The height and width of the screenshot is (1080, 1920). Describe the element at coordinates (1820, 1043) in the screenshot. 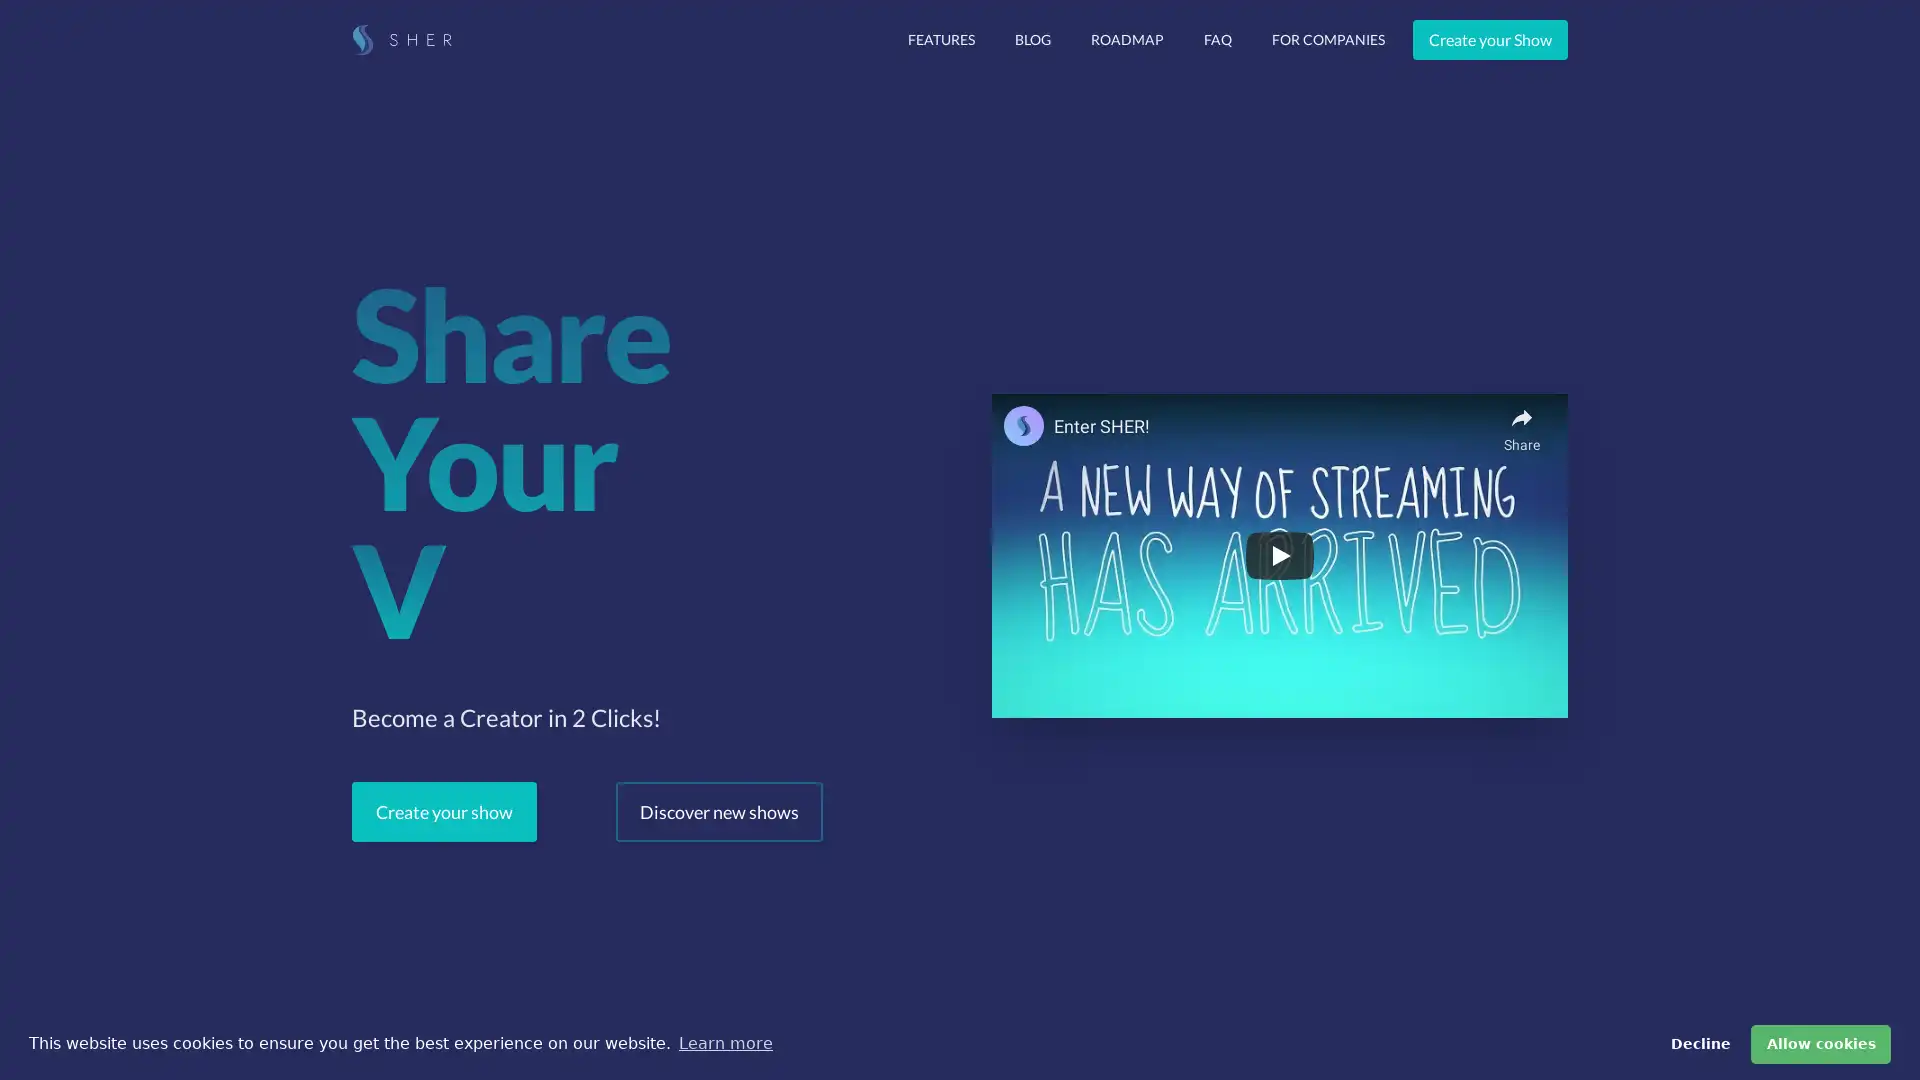

I see `allow cookies` at that location.